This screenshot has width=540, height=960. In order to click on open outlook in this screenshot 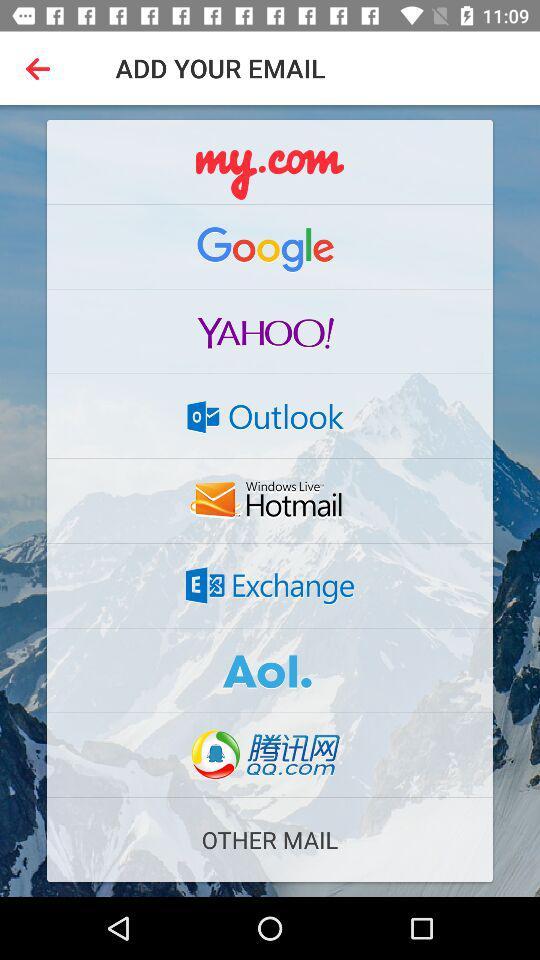, I will do `click(270, 415)`.